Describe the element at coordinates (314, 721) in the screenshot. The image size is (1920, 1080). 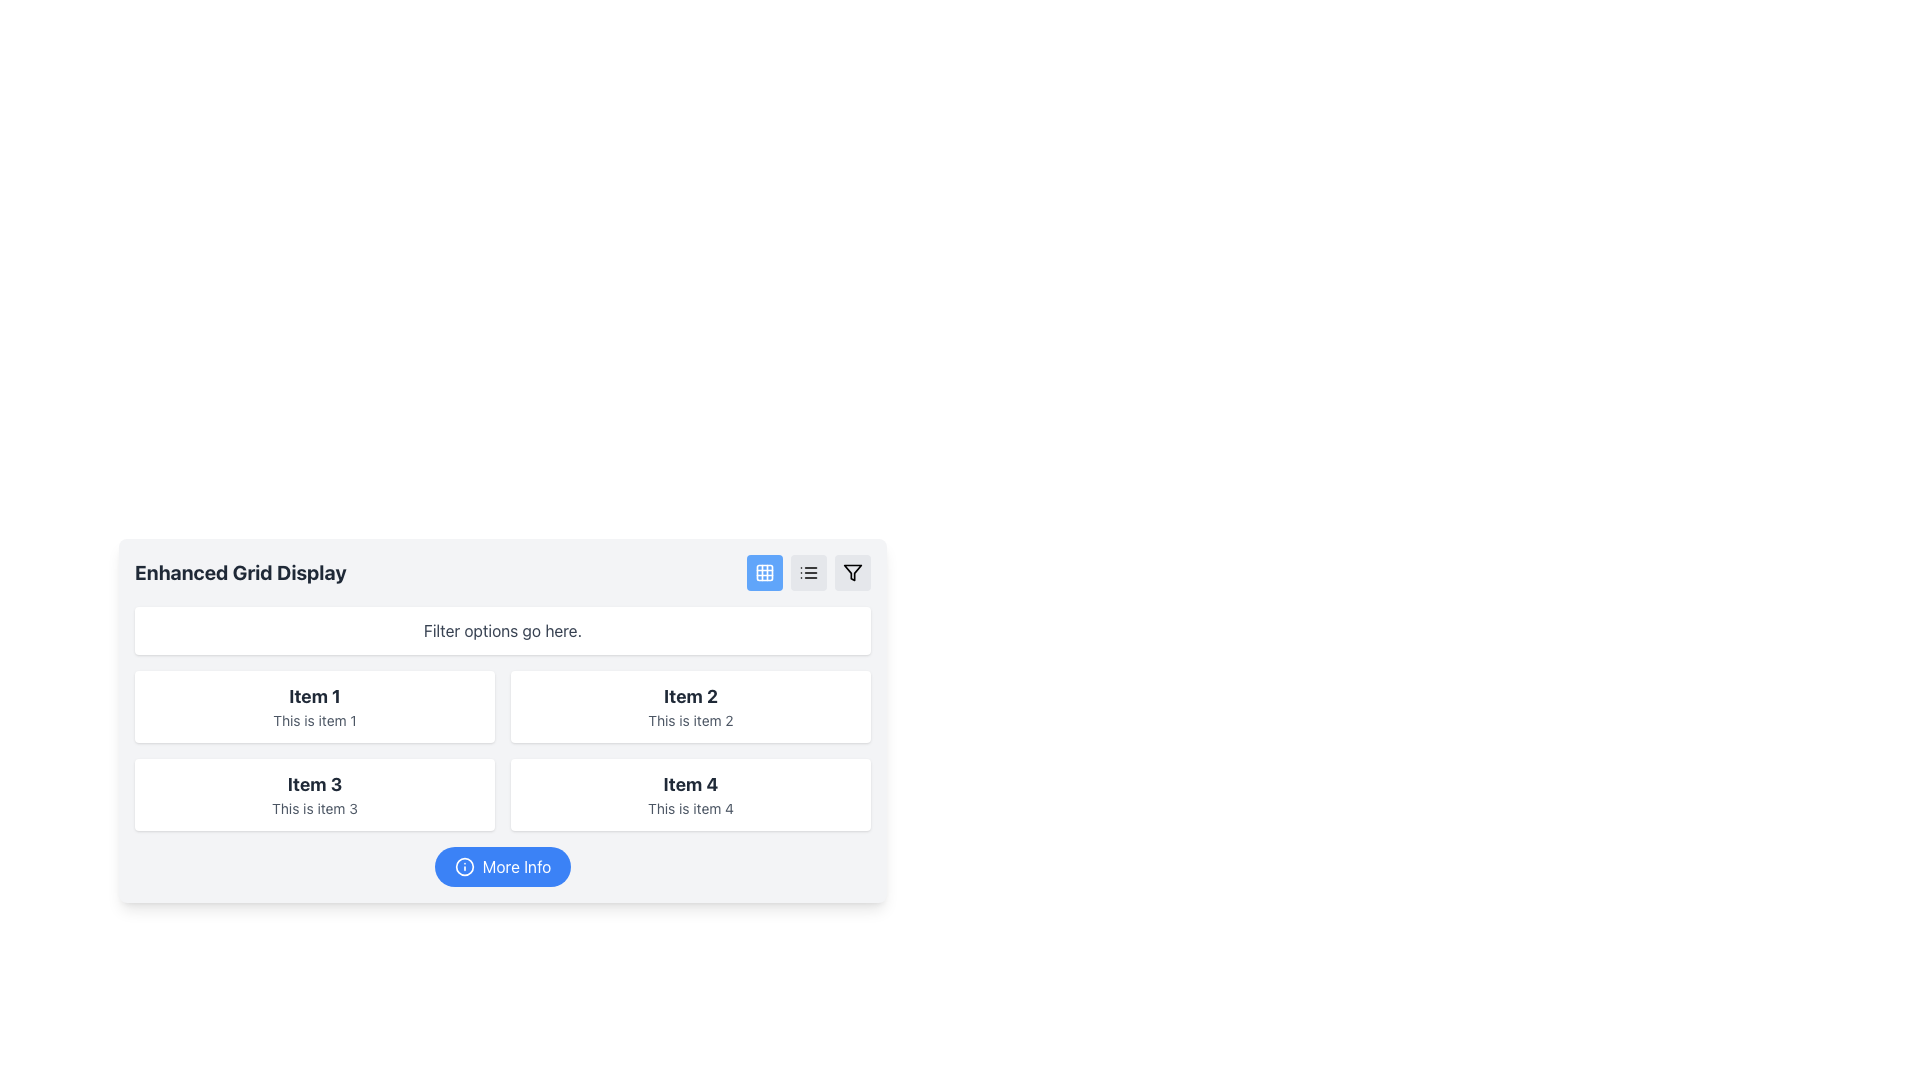
I see `descriptive text label located below the bold title of the 'Item 1' card in the second row of a 2x2 grid layout` at that location.